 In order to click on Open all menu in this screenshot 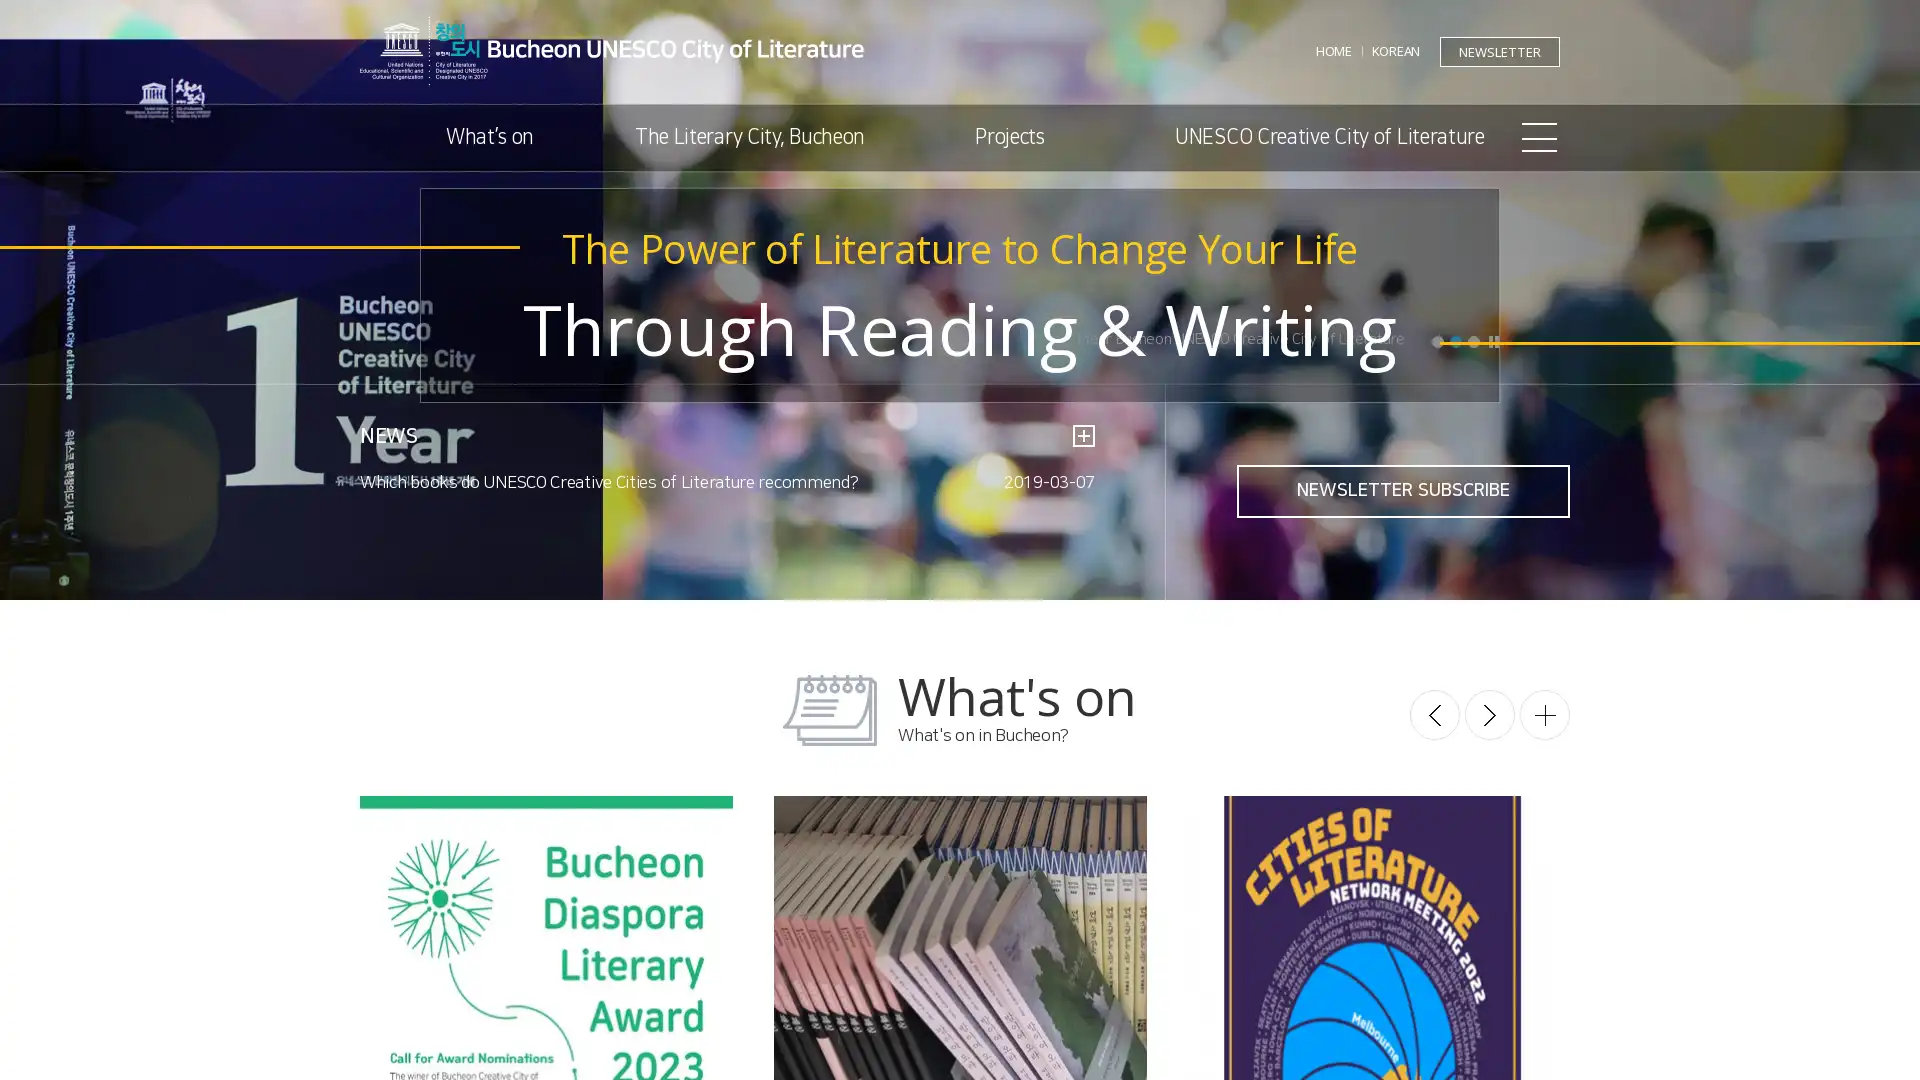, I will do `click(1539, 137)`.